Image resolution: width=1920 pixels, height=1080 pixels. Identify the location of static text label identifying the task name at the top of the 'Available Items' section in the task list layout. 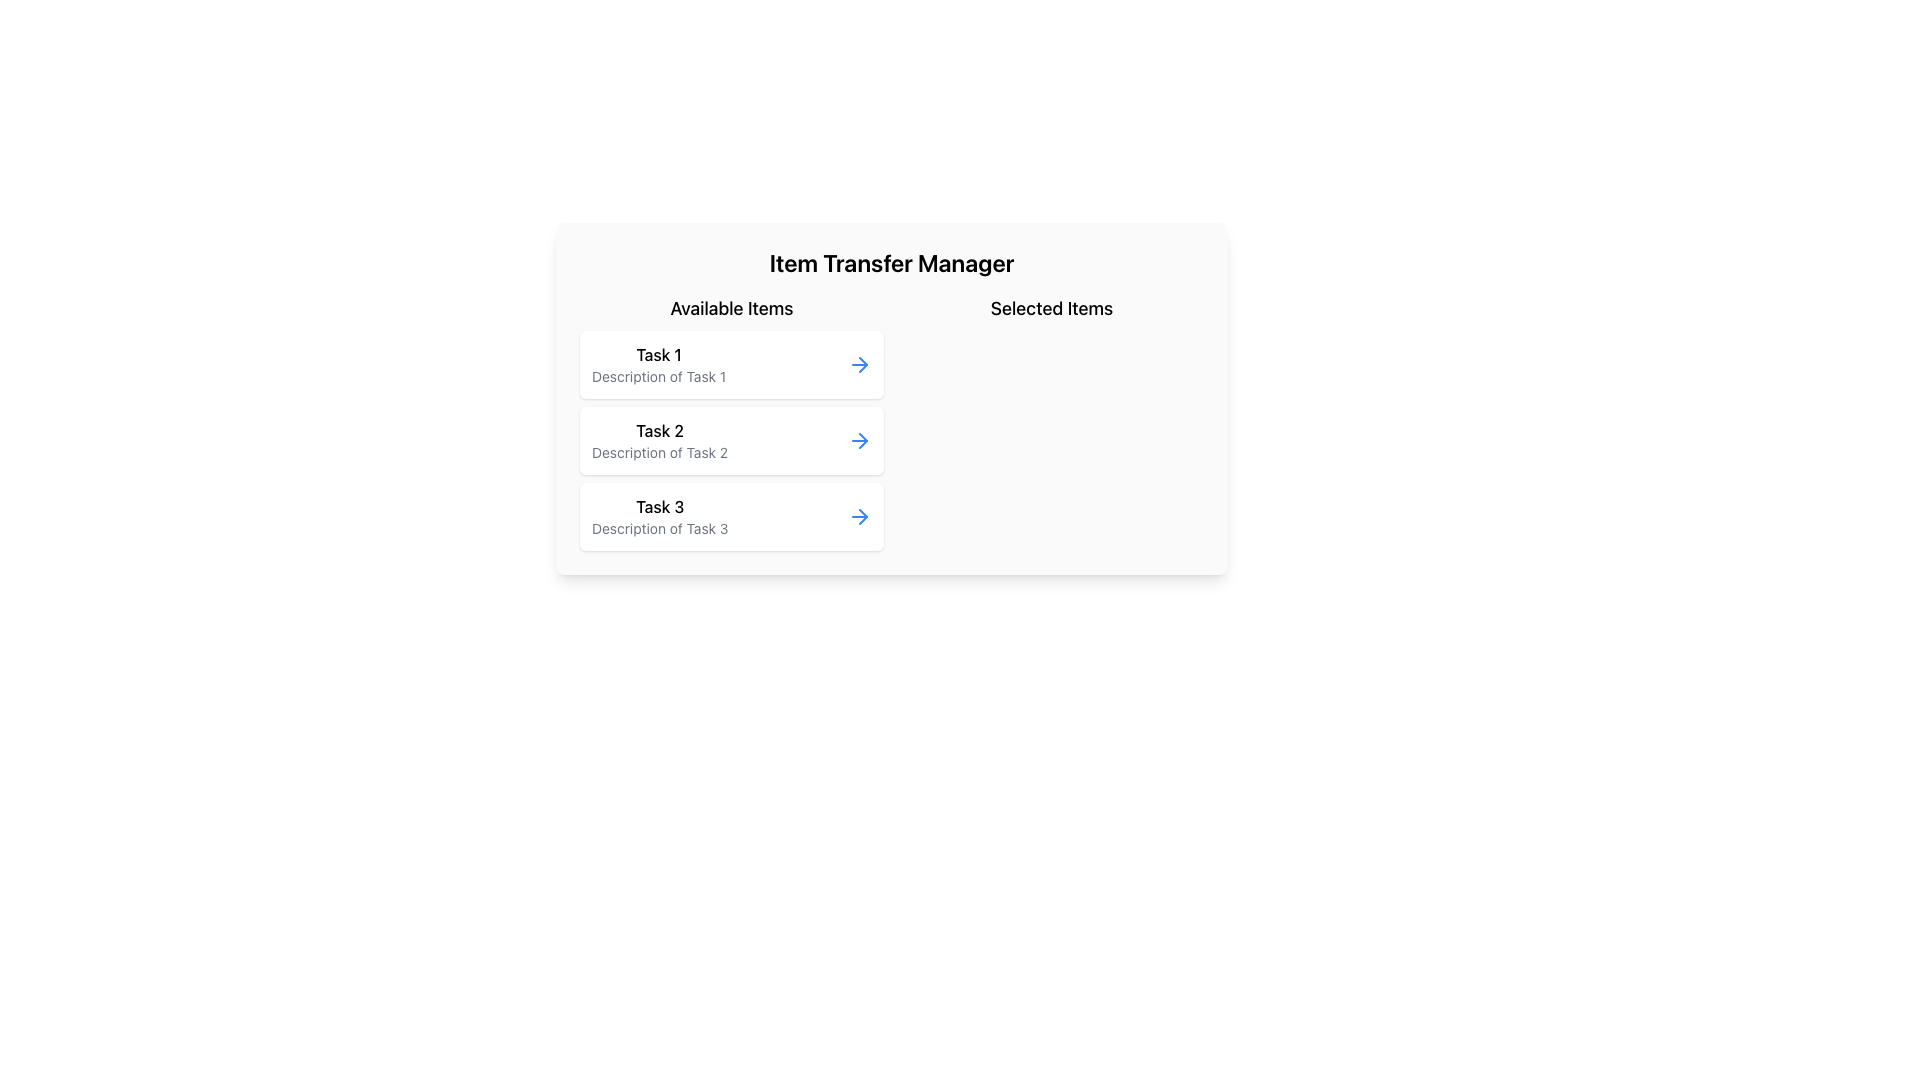
(659, 353).